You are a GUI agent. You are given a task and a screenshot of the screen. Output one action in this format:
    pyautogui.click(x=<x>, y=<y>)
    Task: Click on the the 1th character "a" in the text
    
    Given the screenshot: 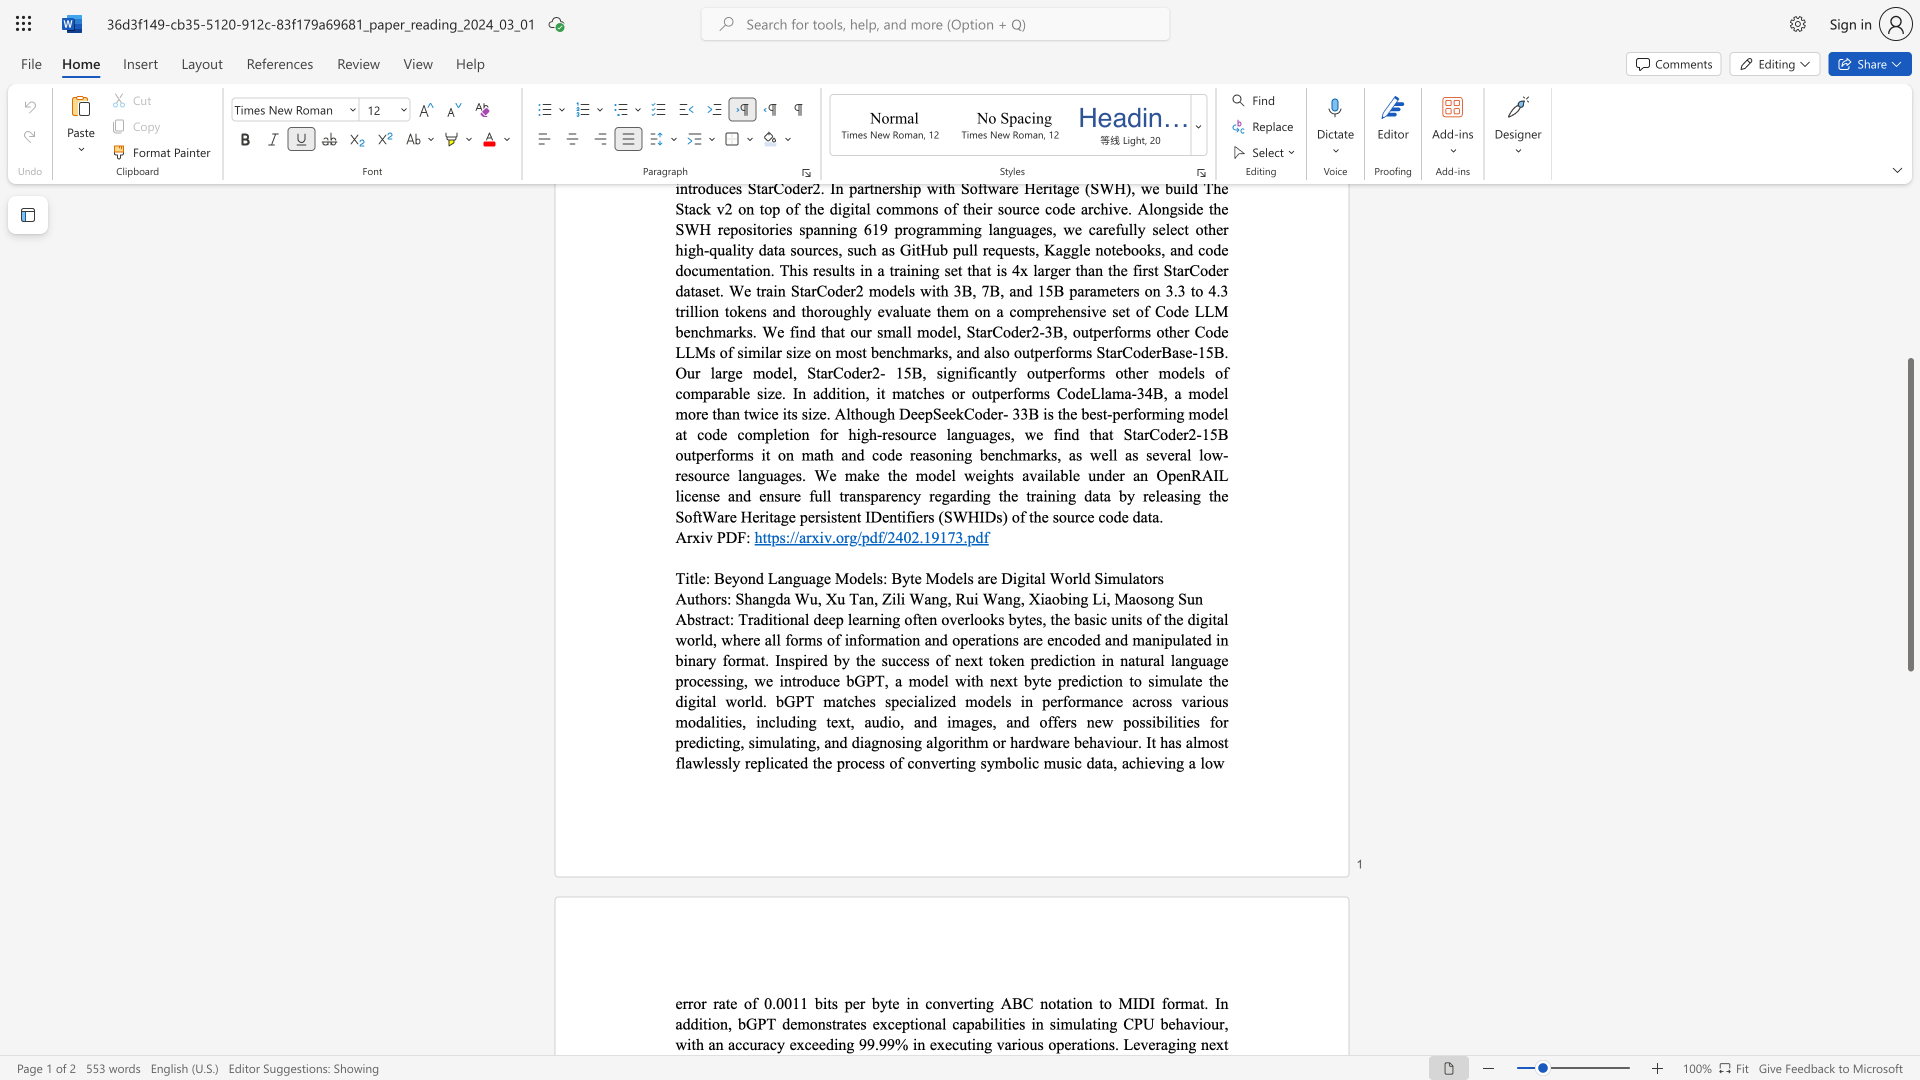 What is the action you would take?
    pyautogui.click(x=714, y=618)
    